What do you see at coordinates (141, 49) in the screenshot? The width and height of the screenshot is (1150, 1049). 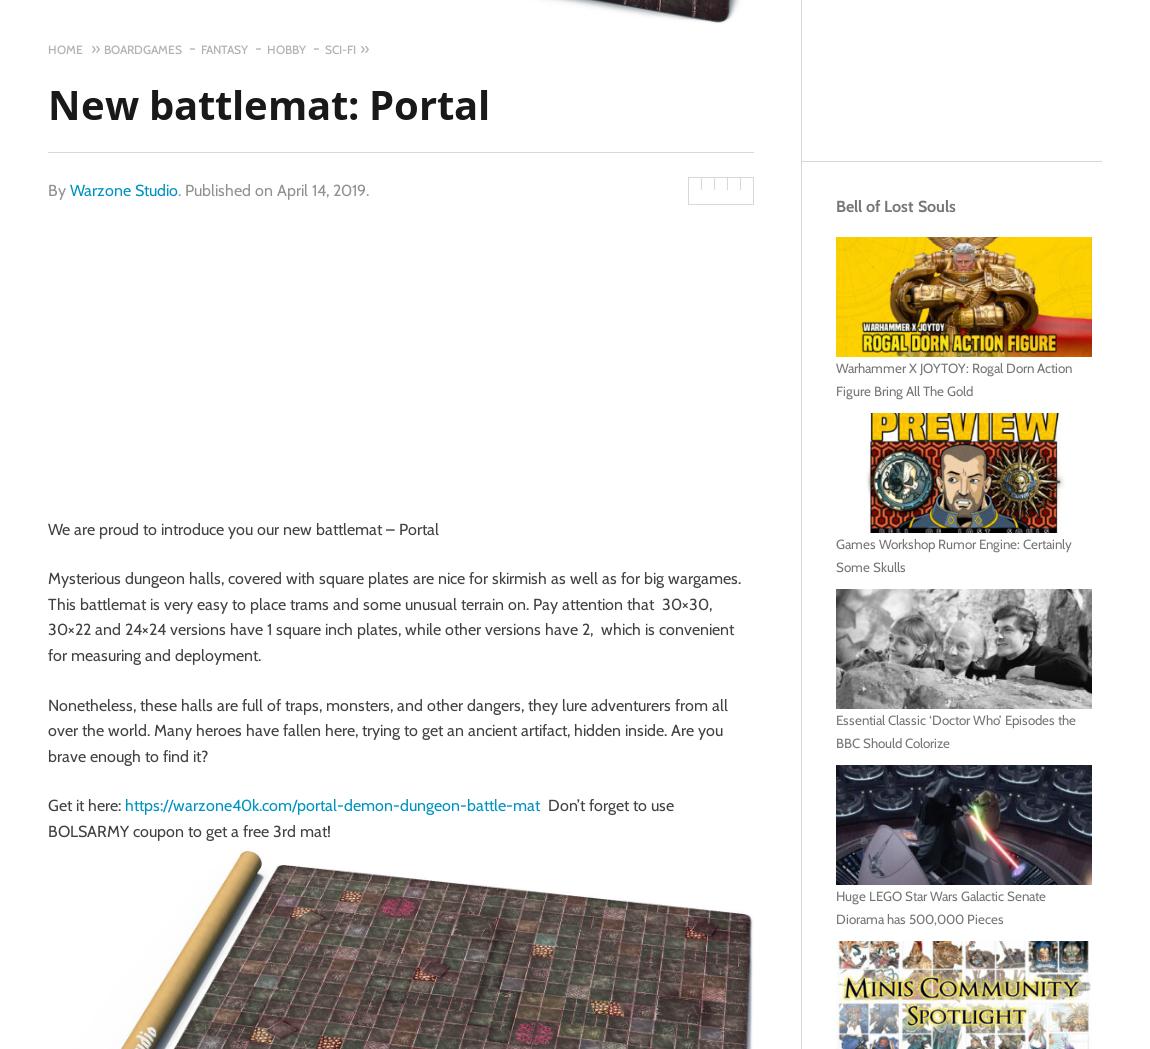 I see `'Boardgames'` at bounding box center [141, 49].